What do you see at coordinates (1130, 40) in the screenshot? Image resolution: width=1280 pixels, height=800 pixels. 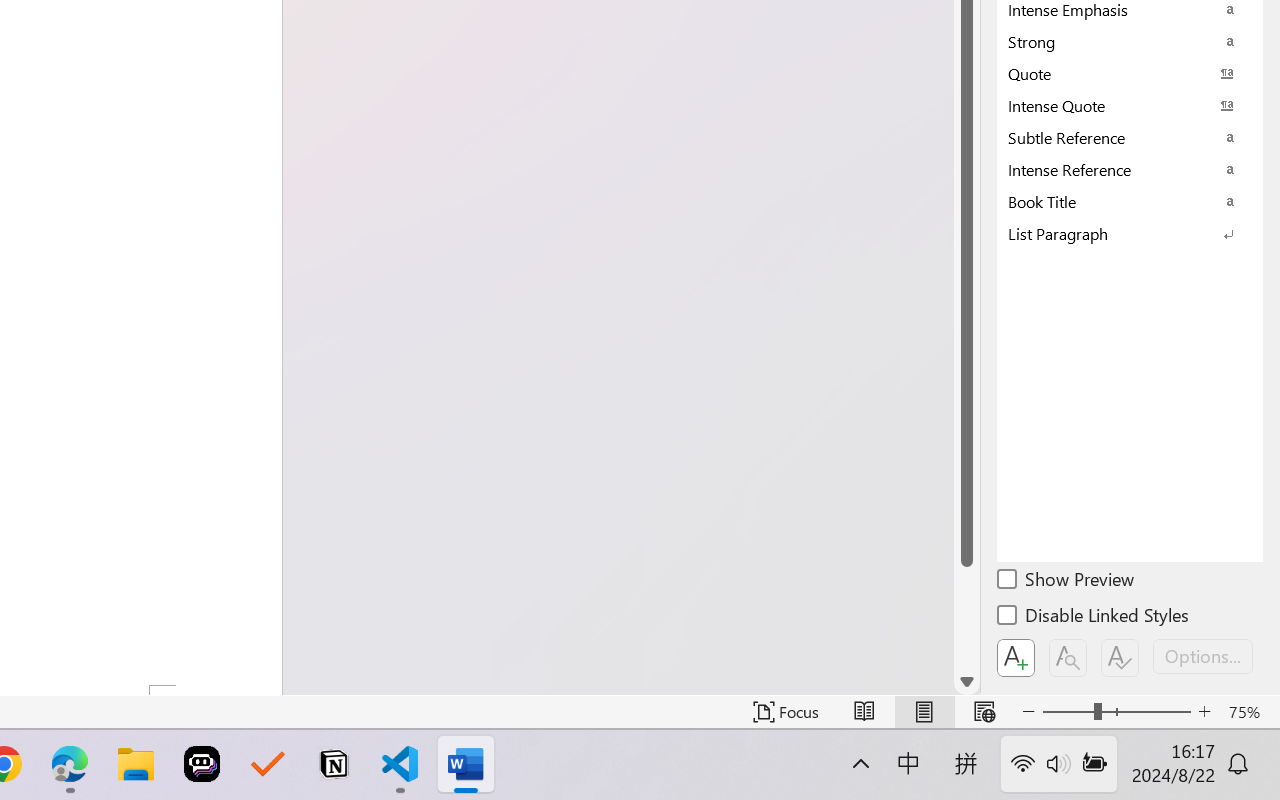 I see `'Strong'` at bounding box center [1130, 40].